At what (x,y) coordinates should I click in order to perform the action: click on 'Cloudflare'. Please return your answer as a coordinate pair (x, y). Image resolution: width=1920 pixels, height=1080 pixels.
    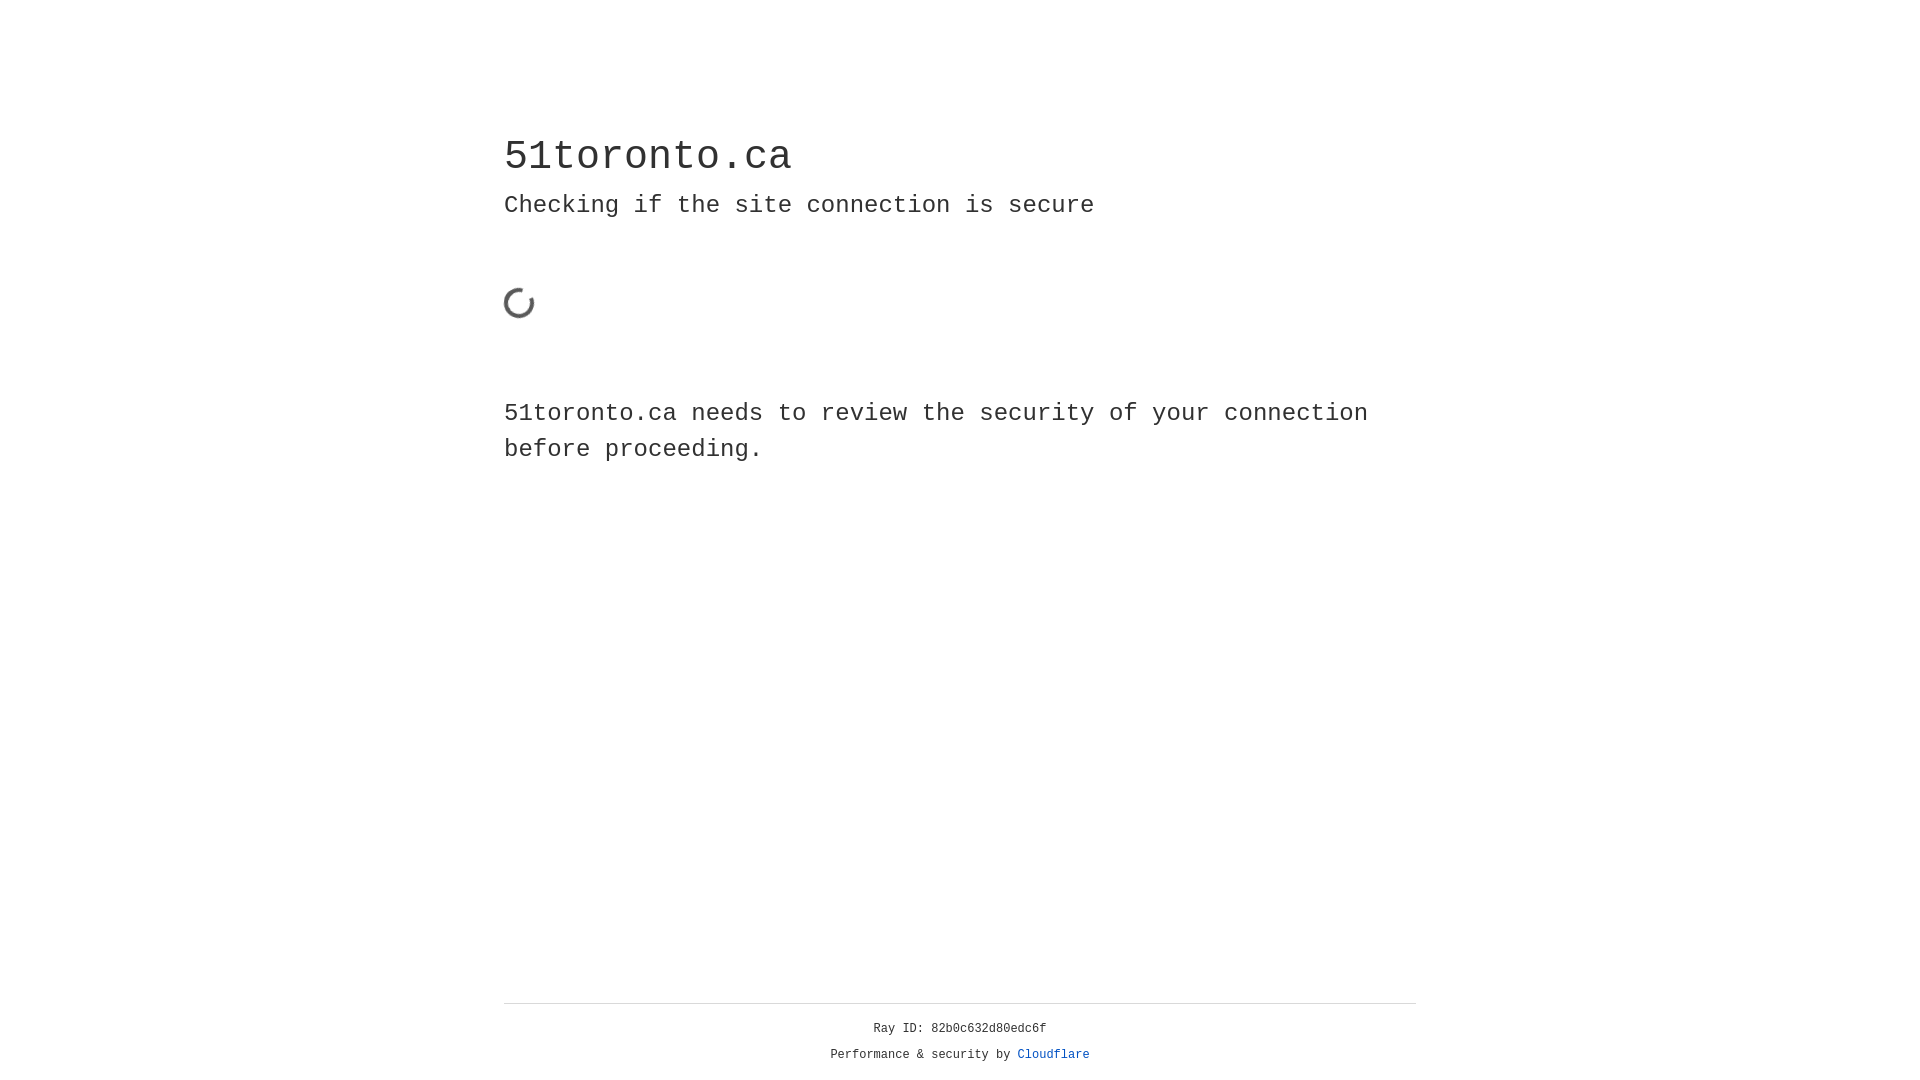
    Looking at the image, I should click on (1053, 1054).